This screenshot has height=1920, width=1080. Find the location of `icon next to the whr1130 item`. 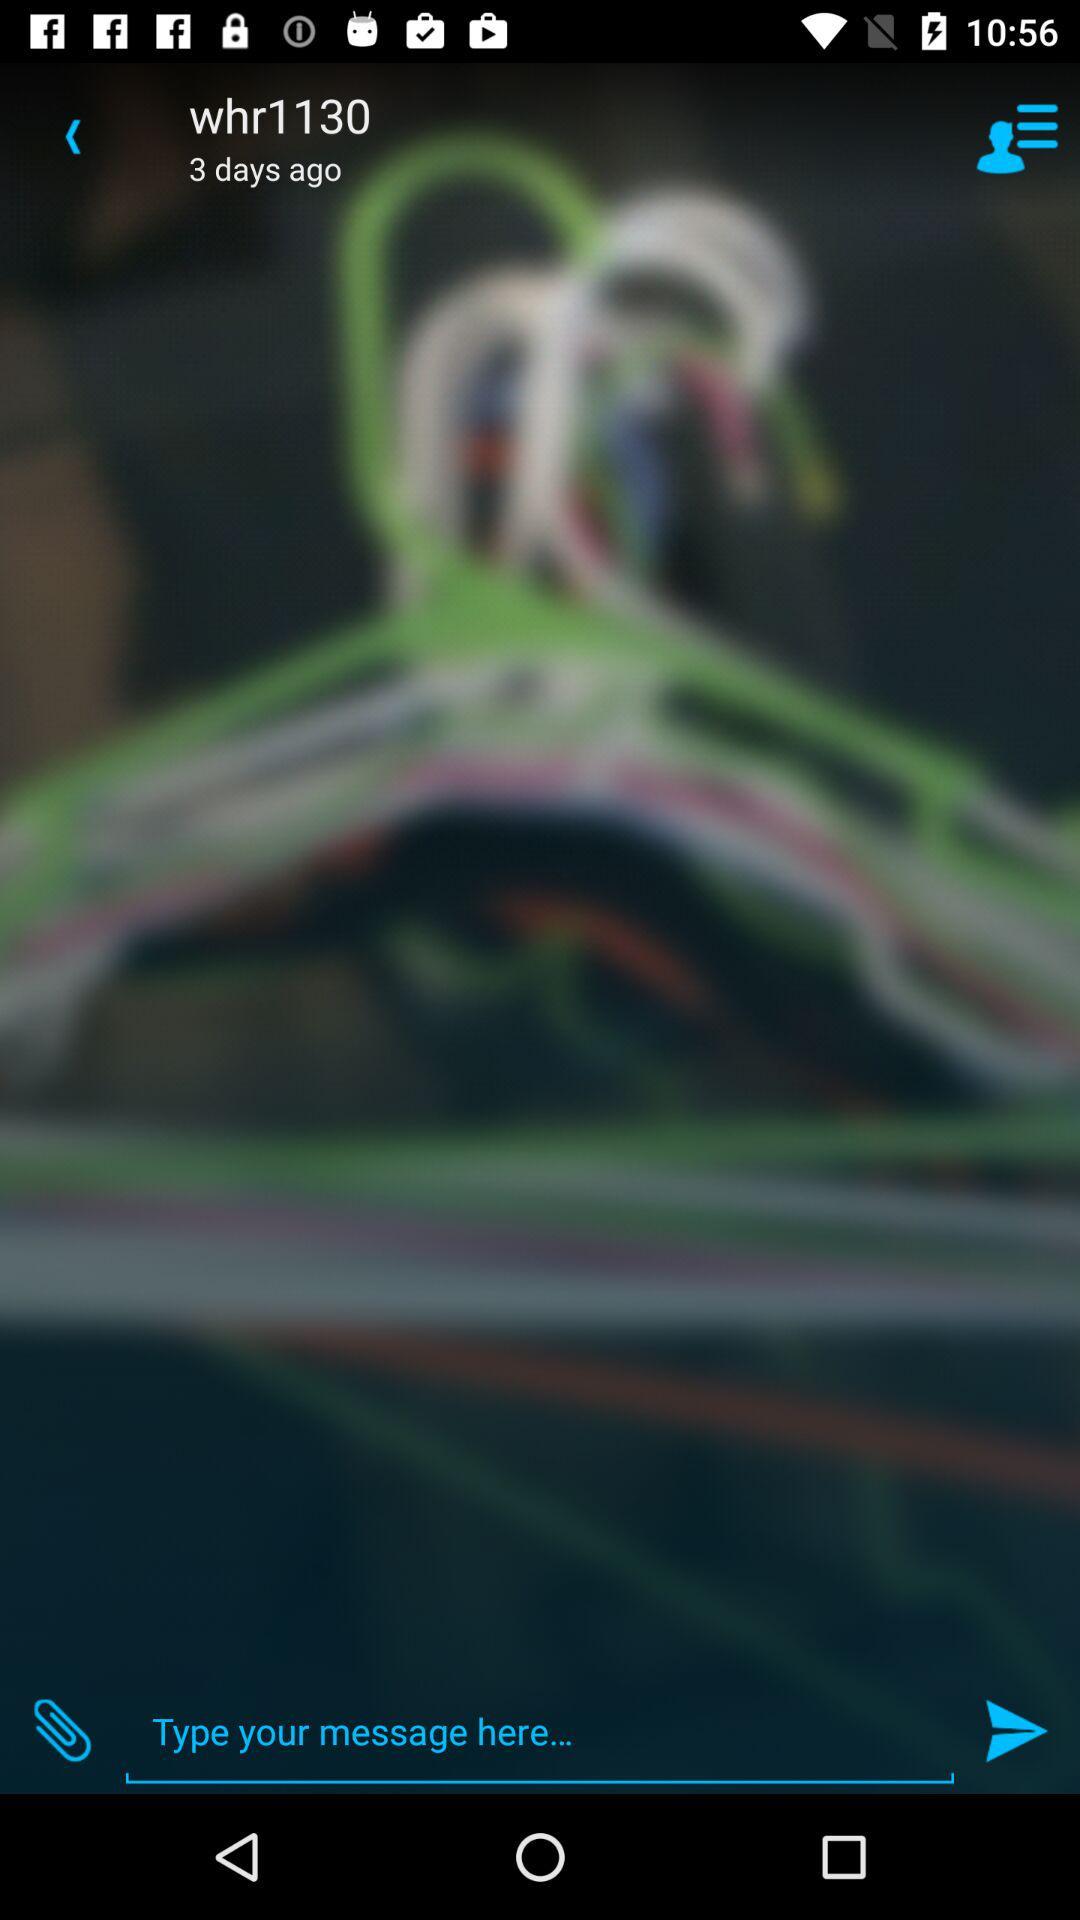

icon next to the whr1130 item is located at coordinates (72, 135).